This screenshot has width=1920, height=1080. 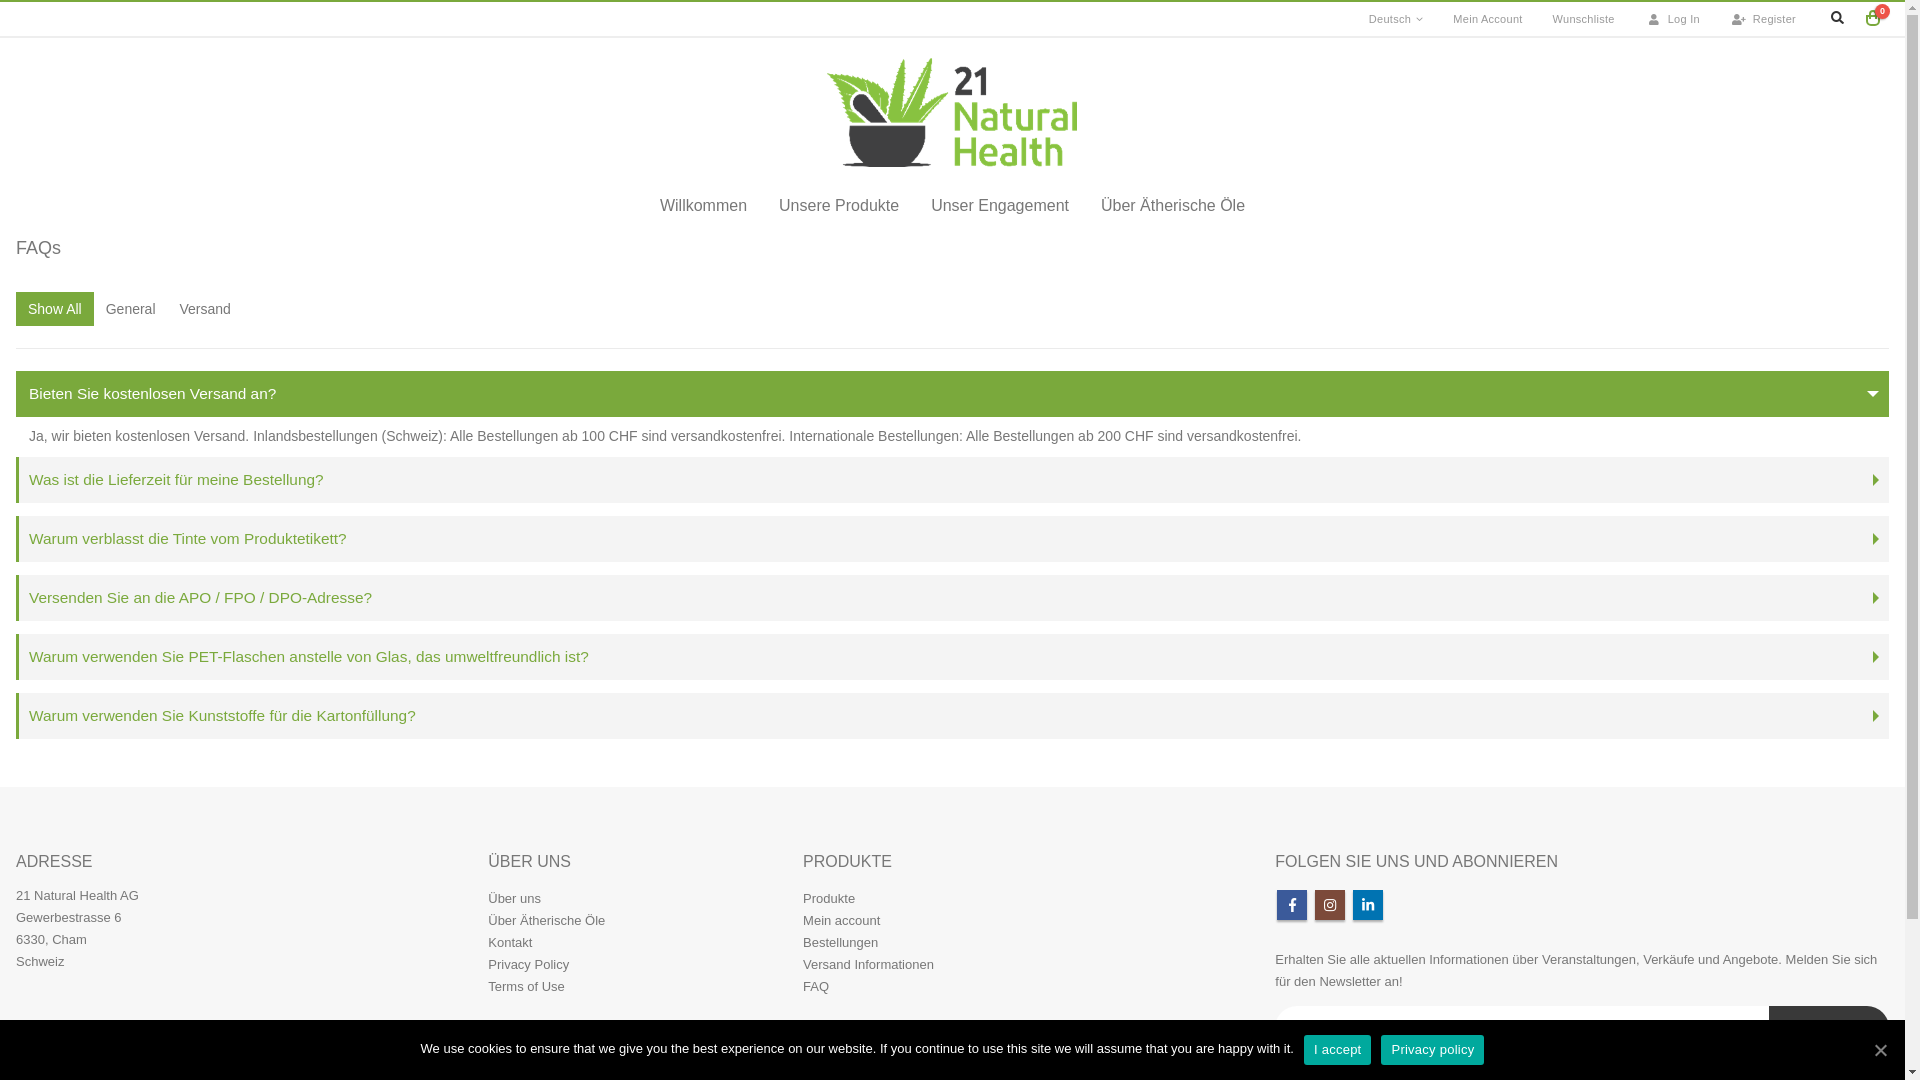 I want to click on 'Terms of Use', so click(x=526, y=985).